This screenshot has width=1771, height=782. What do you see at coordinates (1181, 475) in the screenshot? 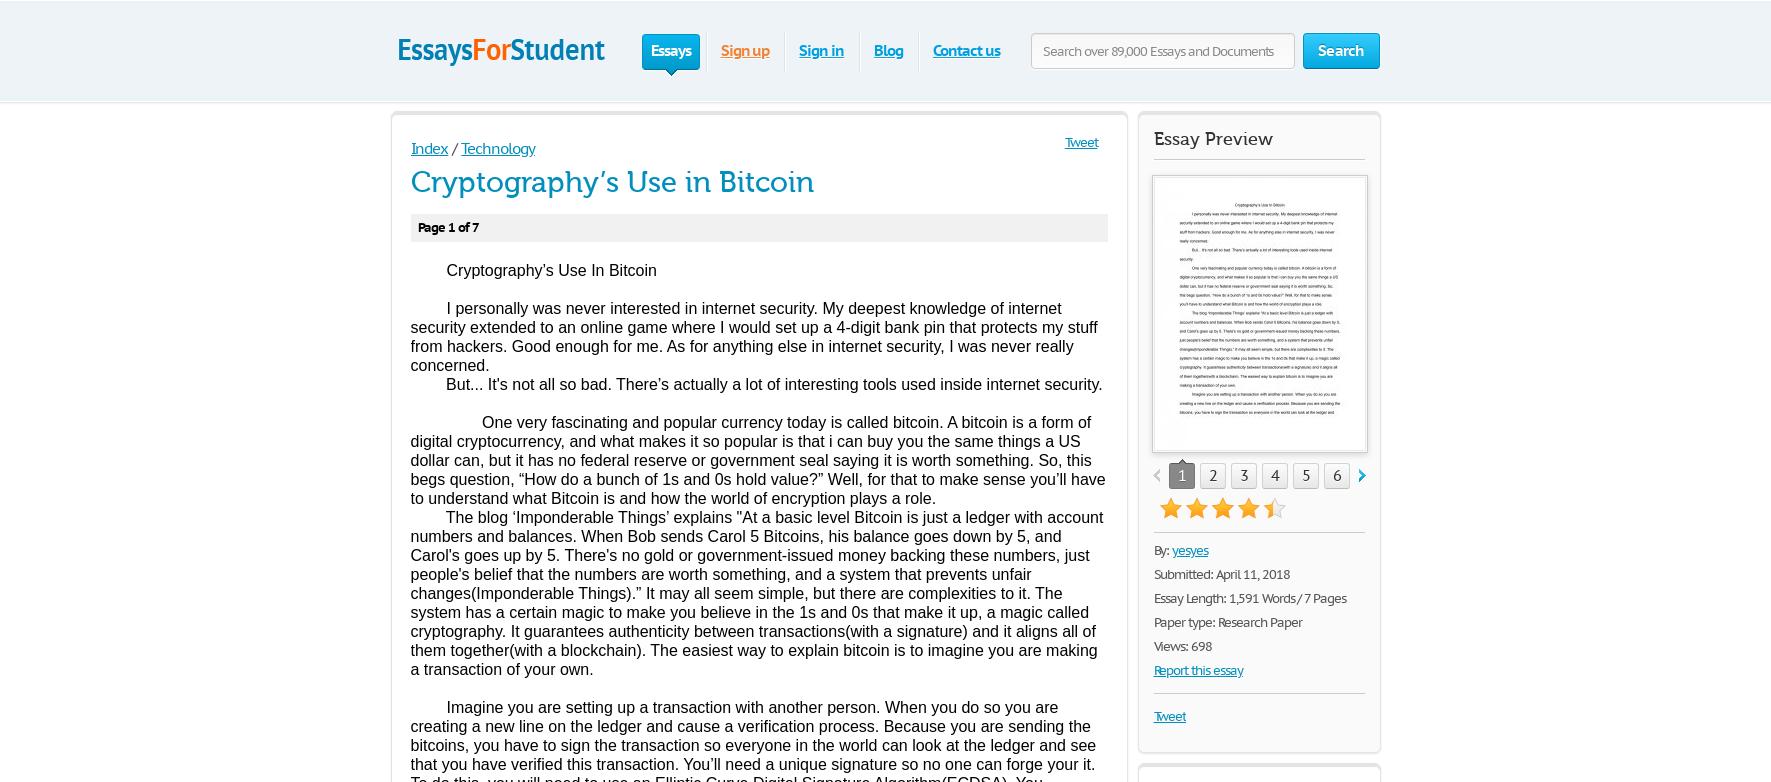
I see `'1'` at bounding box center [1181, 475].